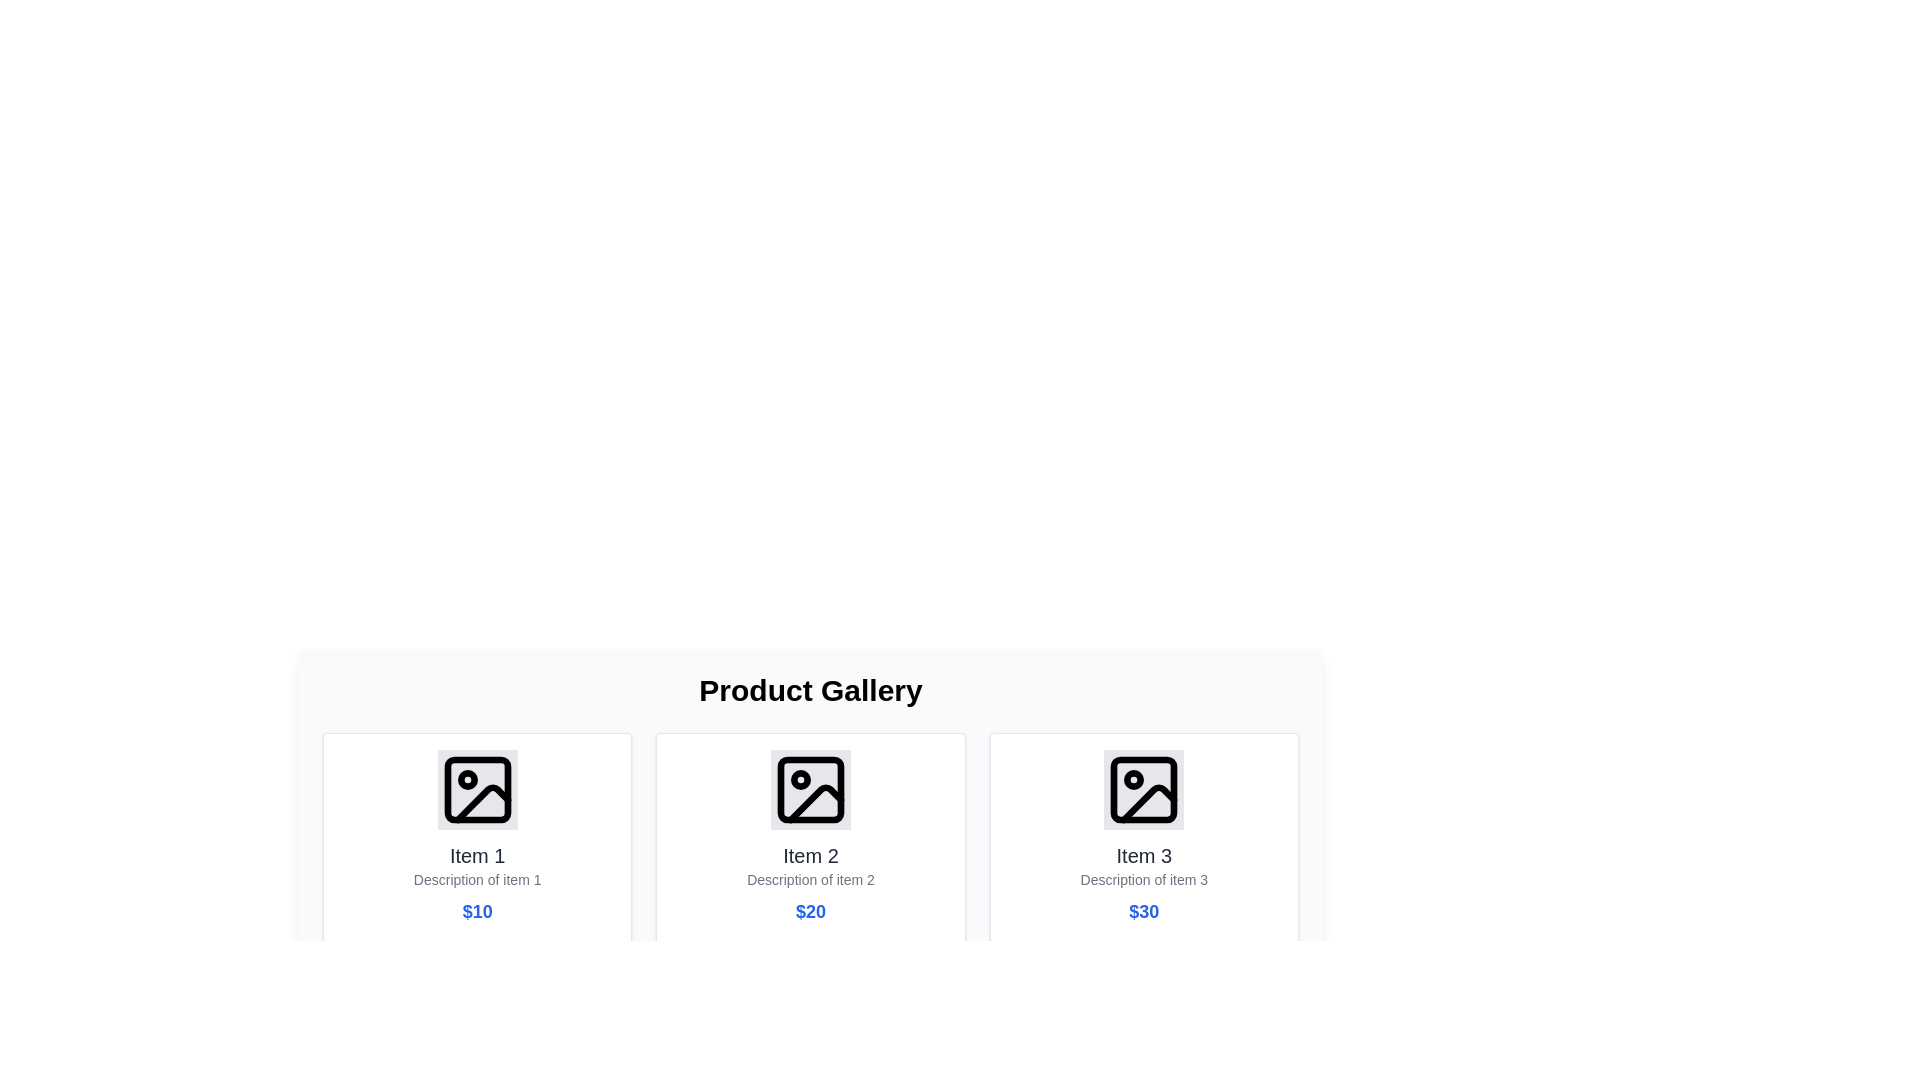 This screenshot has width=1920, height=1080. I want to click on the second product listing card in the grid layout, so click(811, 837).